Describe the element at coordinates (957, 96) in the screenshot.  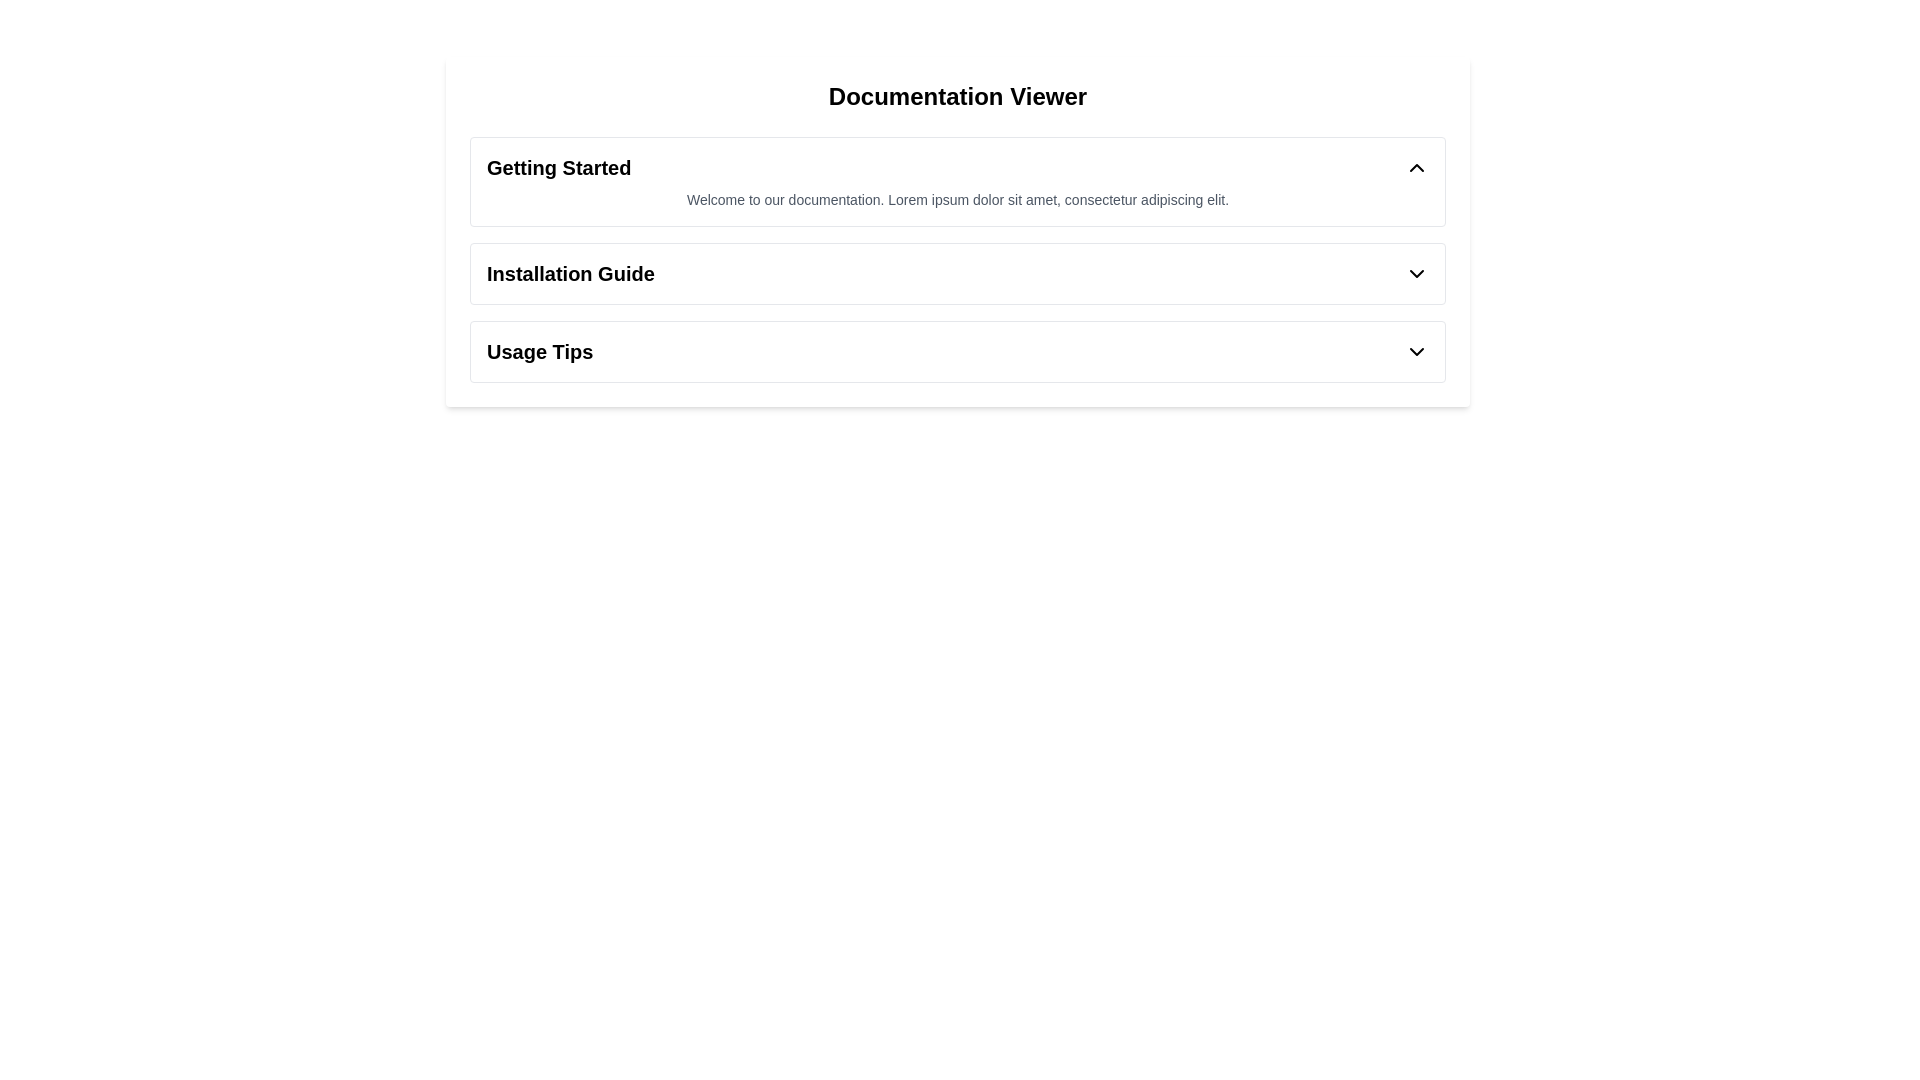
I see `text of the Header element which serves as the title for the documentation viewer, positioned centrally at the top of the interface` at that location.